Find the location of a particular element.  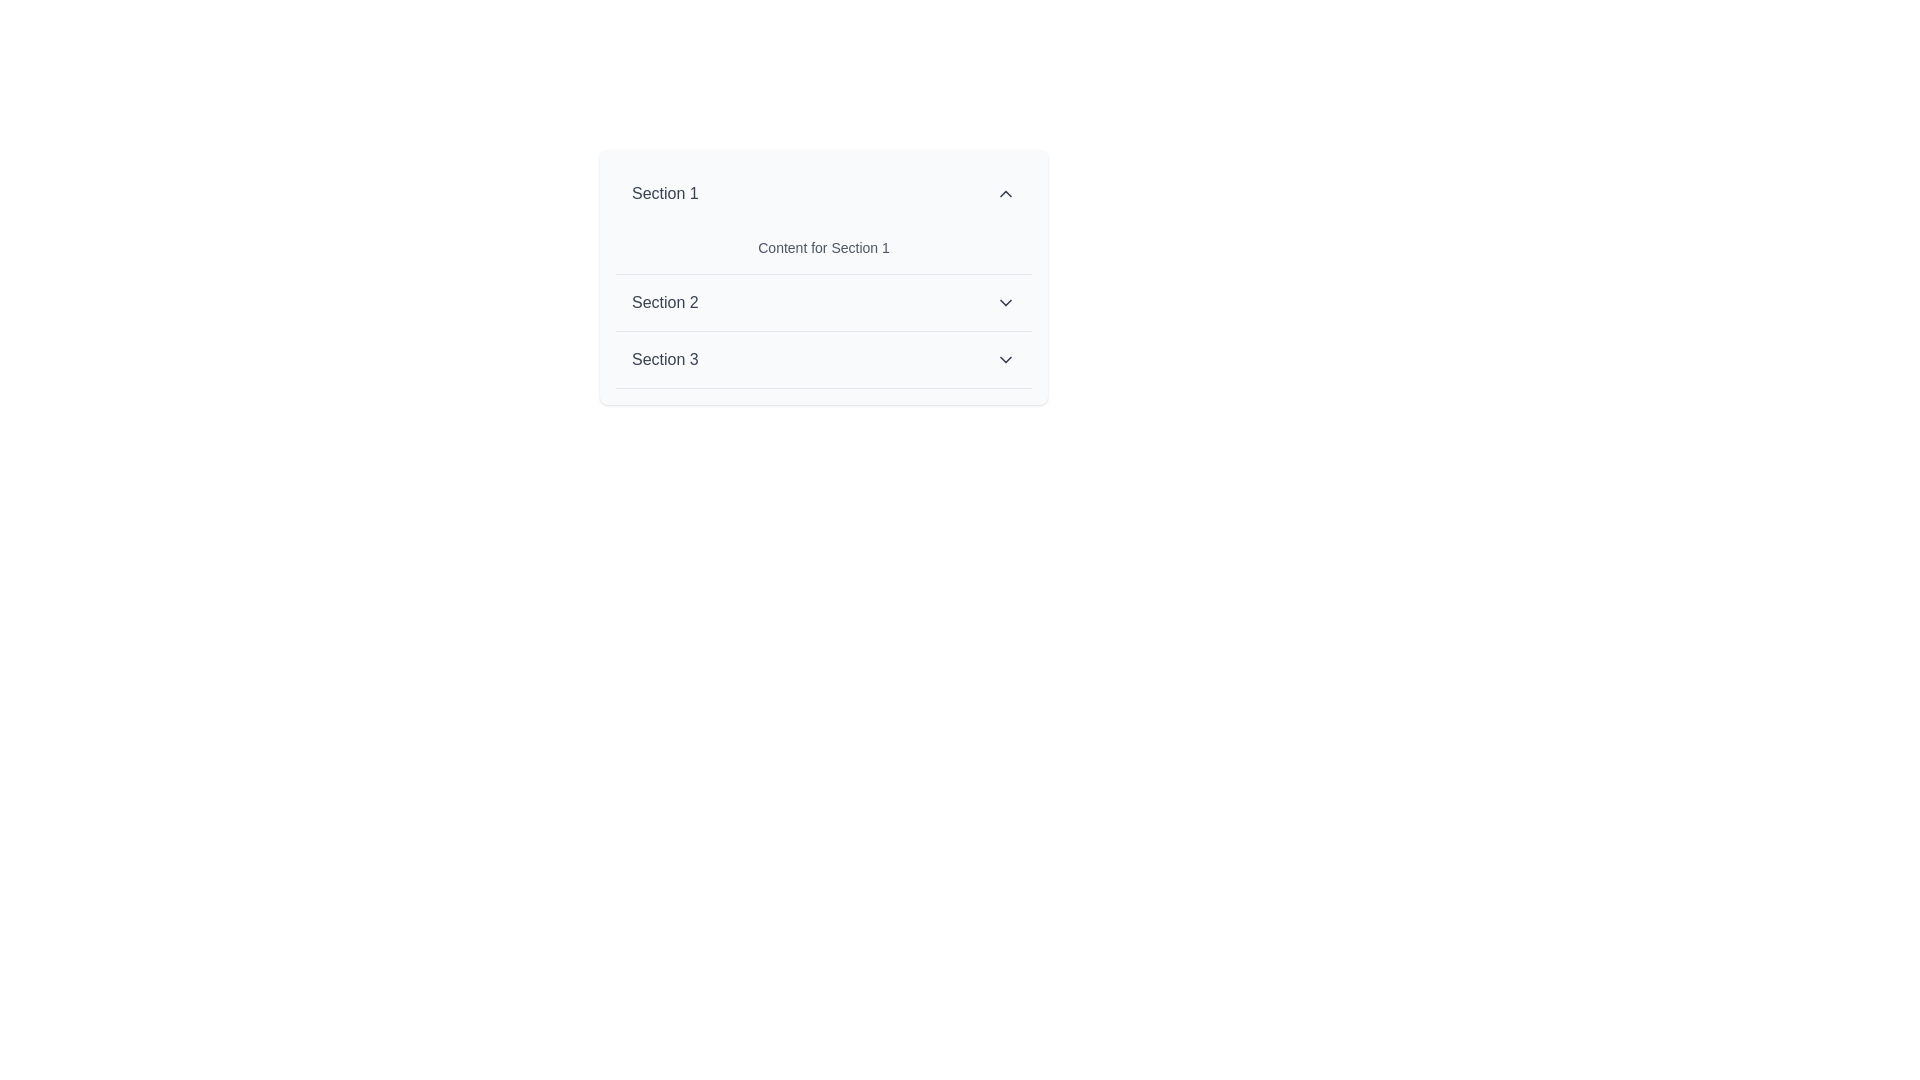

the clickable title bar for 'Section 3' is located at coordinates (824, 358).